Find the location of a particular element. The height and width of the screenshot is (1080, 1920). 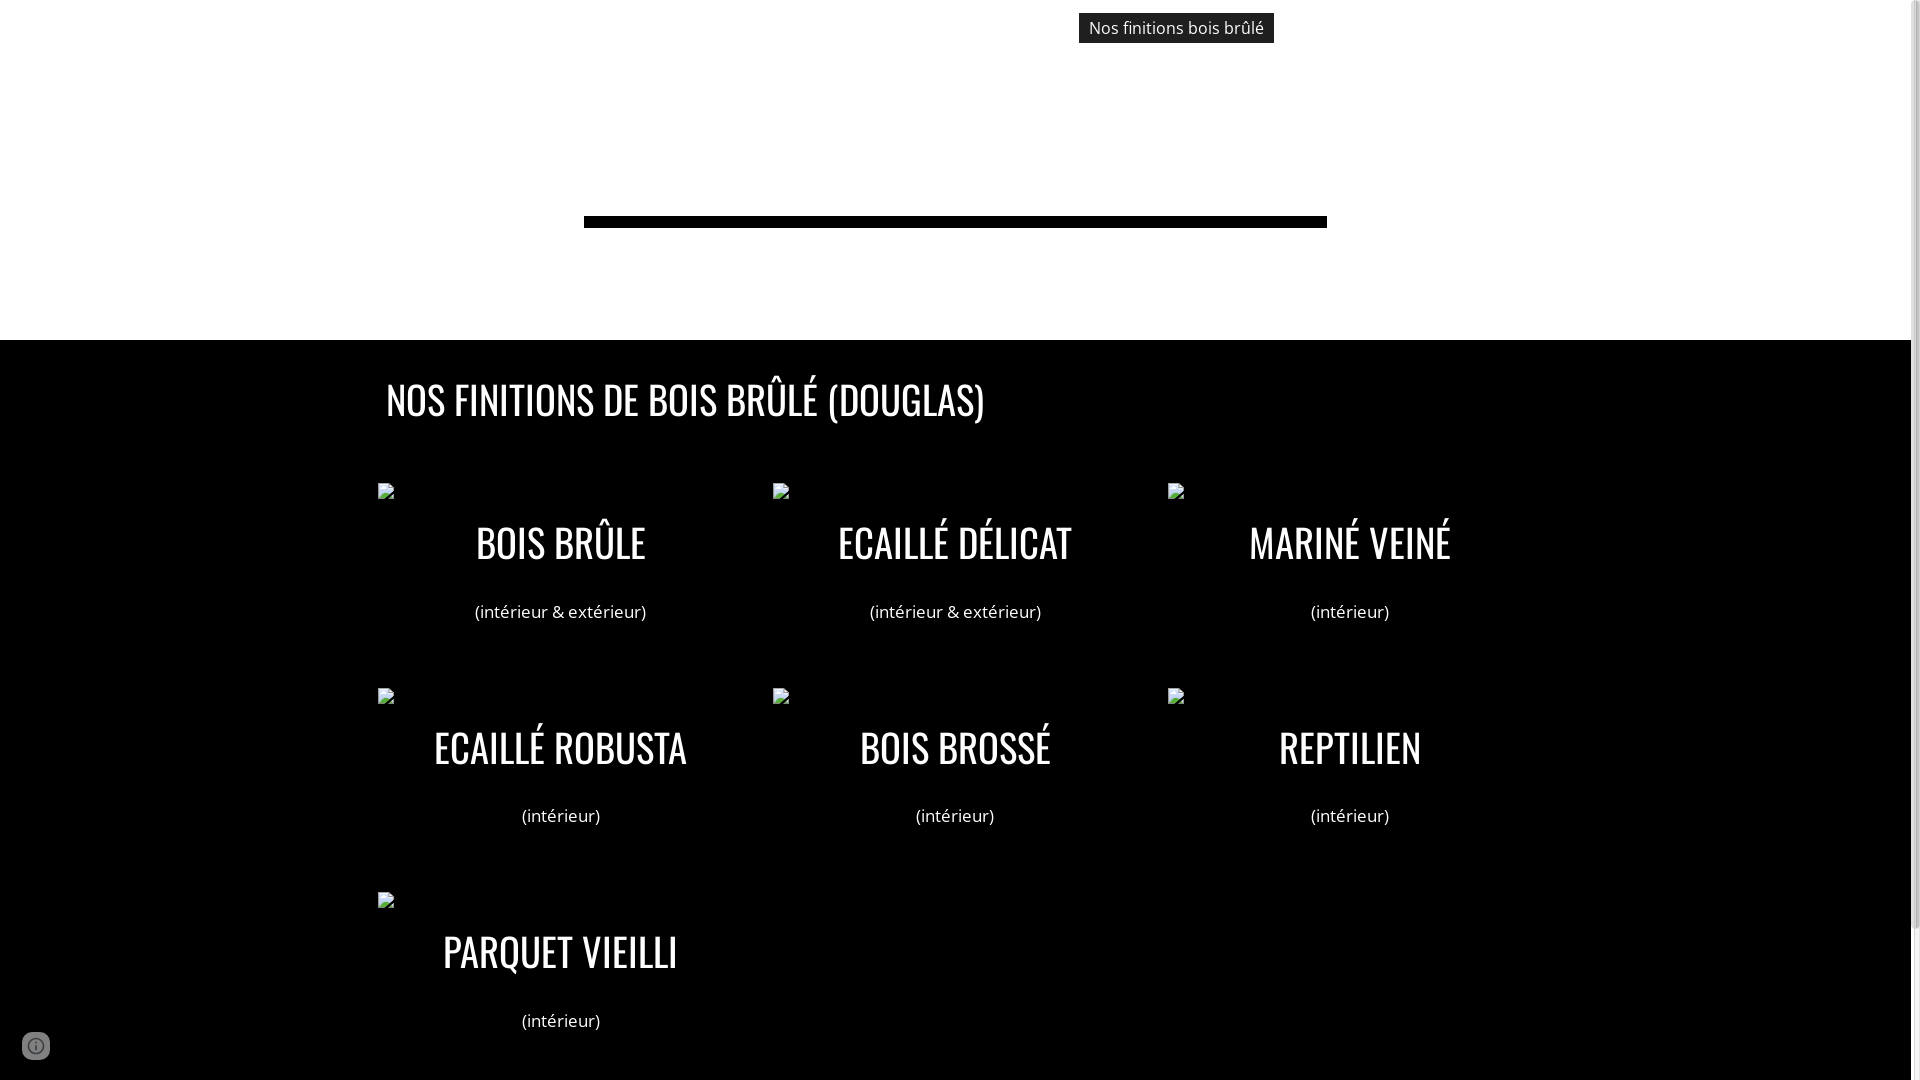

'Accueil' is located at coordinates (992, 27).